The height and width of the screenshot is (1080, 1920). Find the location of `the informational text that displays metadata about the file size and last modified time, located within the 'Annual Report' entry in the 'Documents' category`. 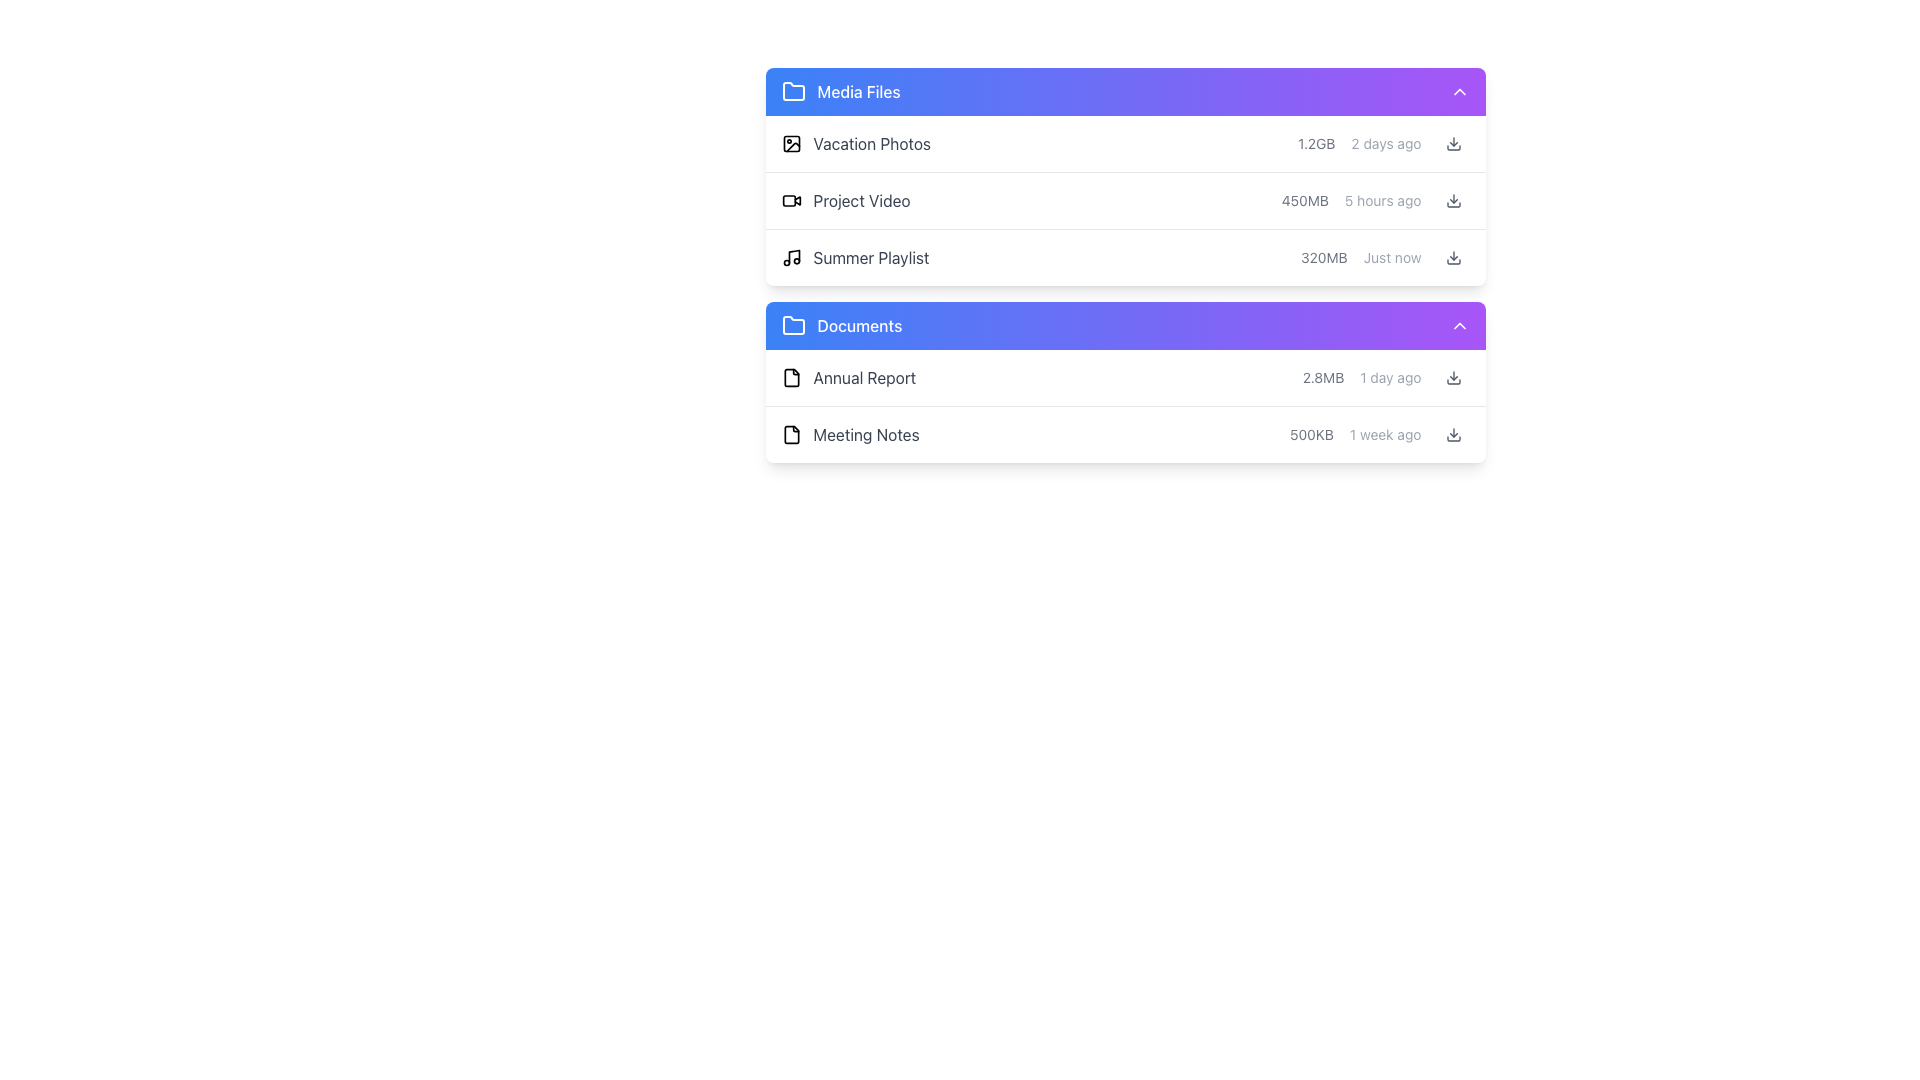

the informational text that displays metadata about the file size and last modified time, located within the 'Annual Report' entry in the 'Documents' category is located at coordinates (1385, 378).